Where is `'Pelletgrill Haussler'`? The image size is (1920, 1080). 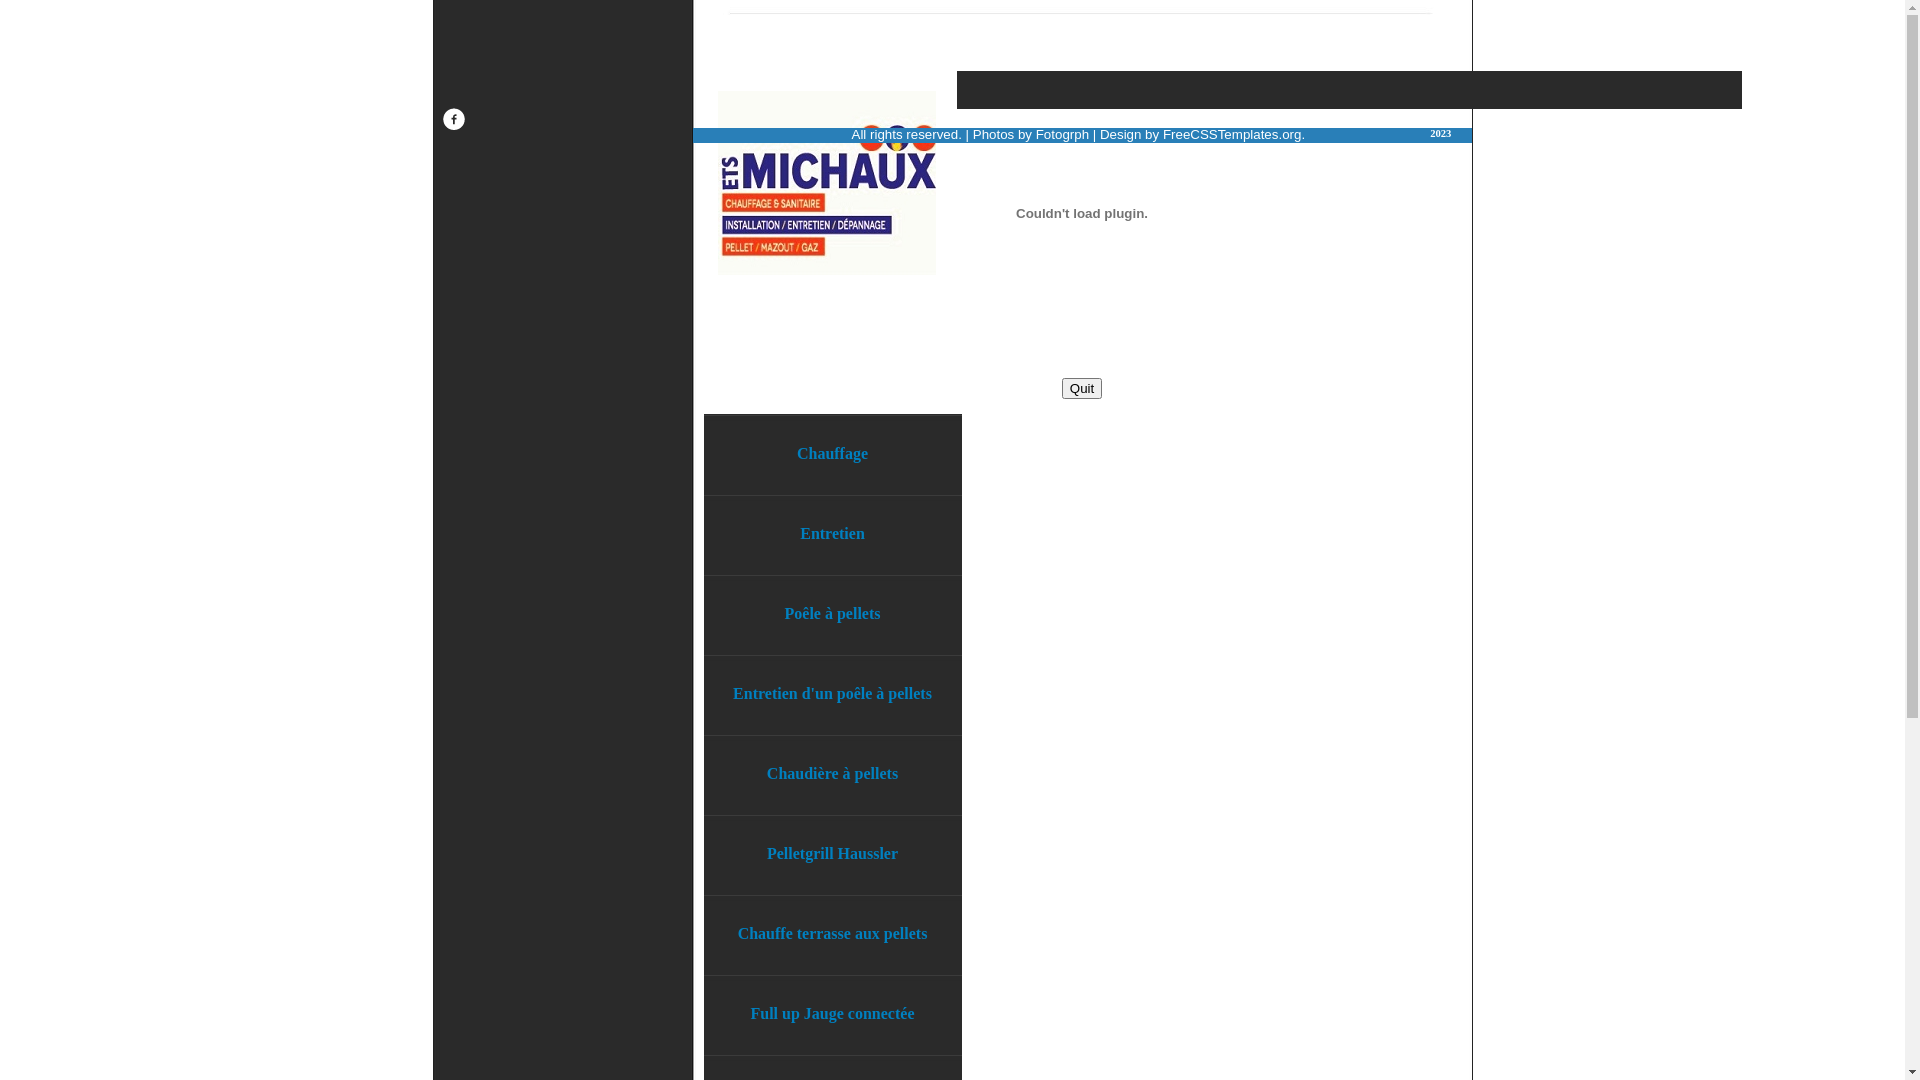 'Pelletgrill Haussler' is located at coordinates (833, 853).